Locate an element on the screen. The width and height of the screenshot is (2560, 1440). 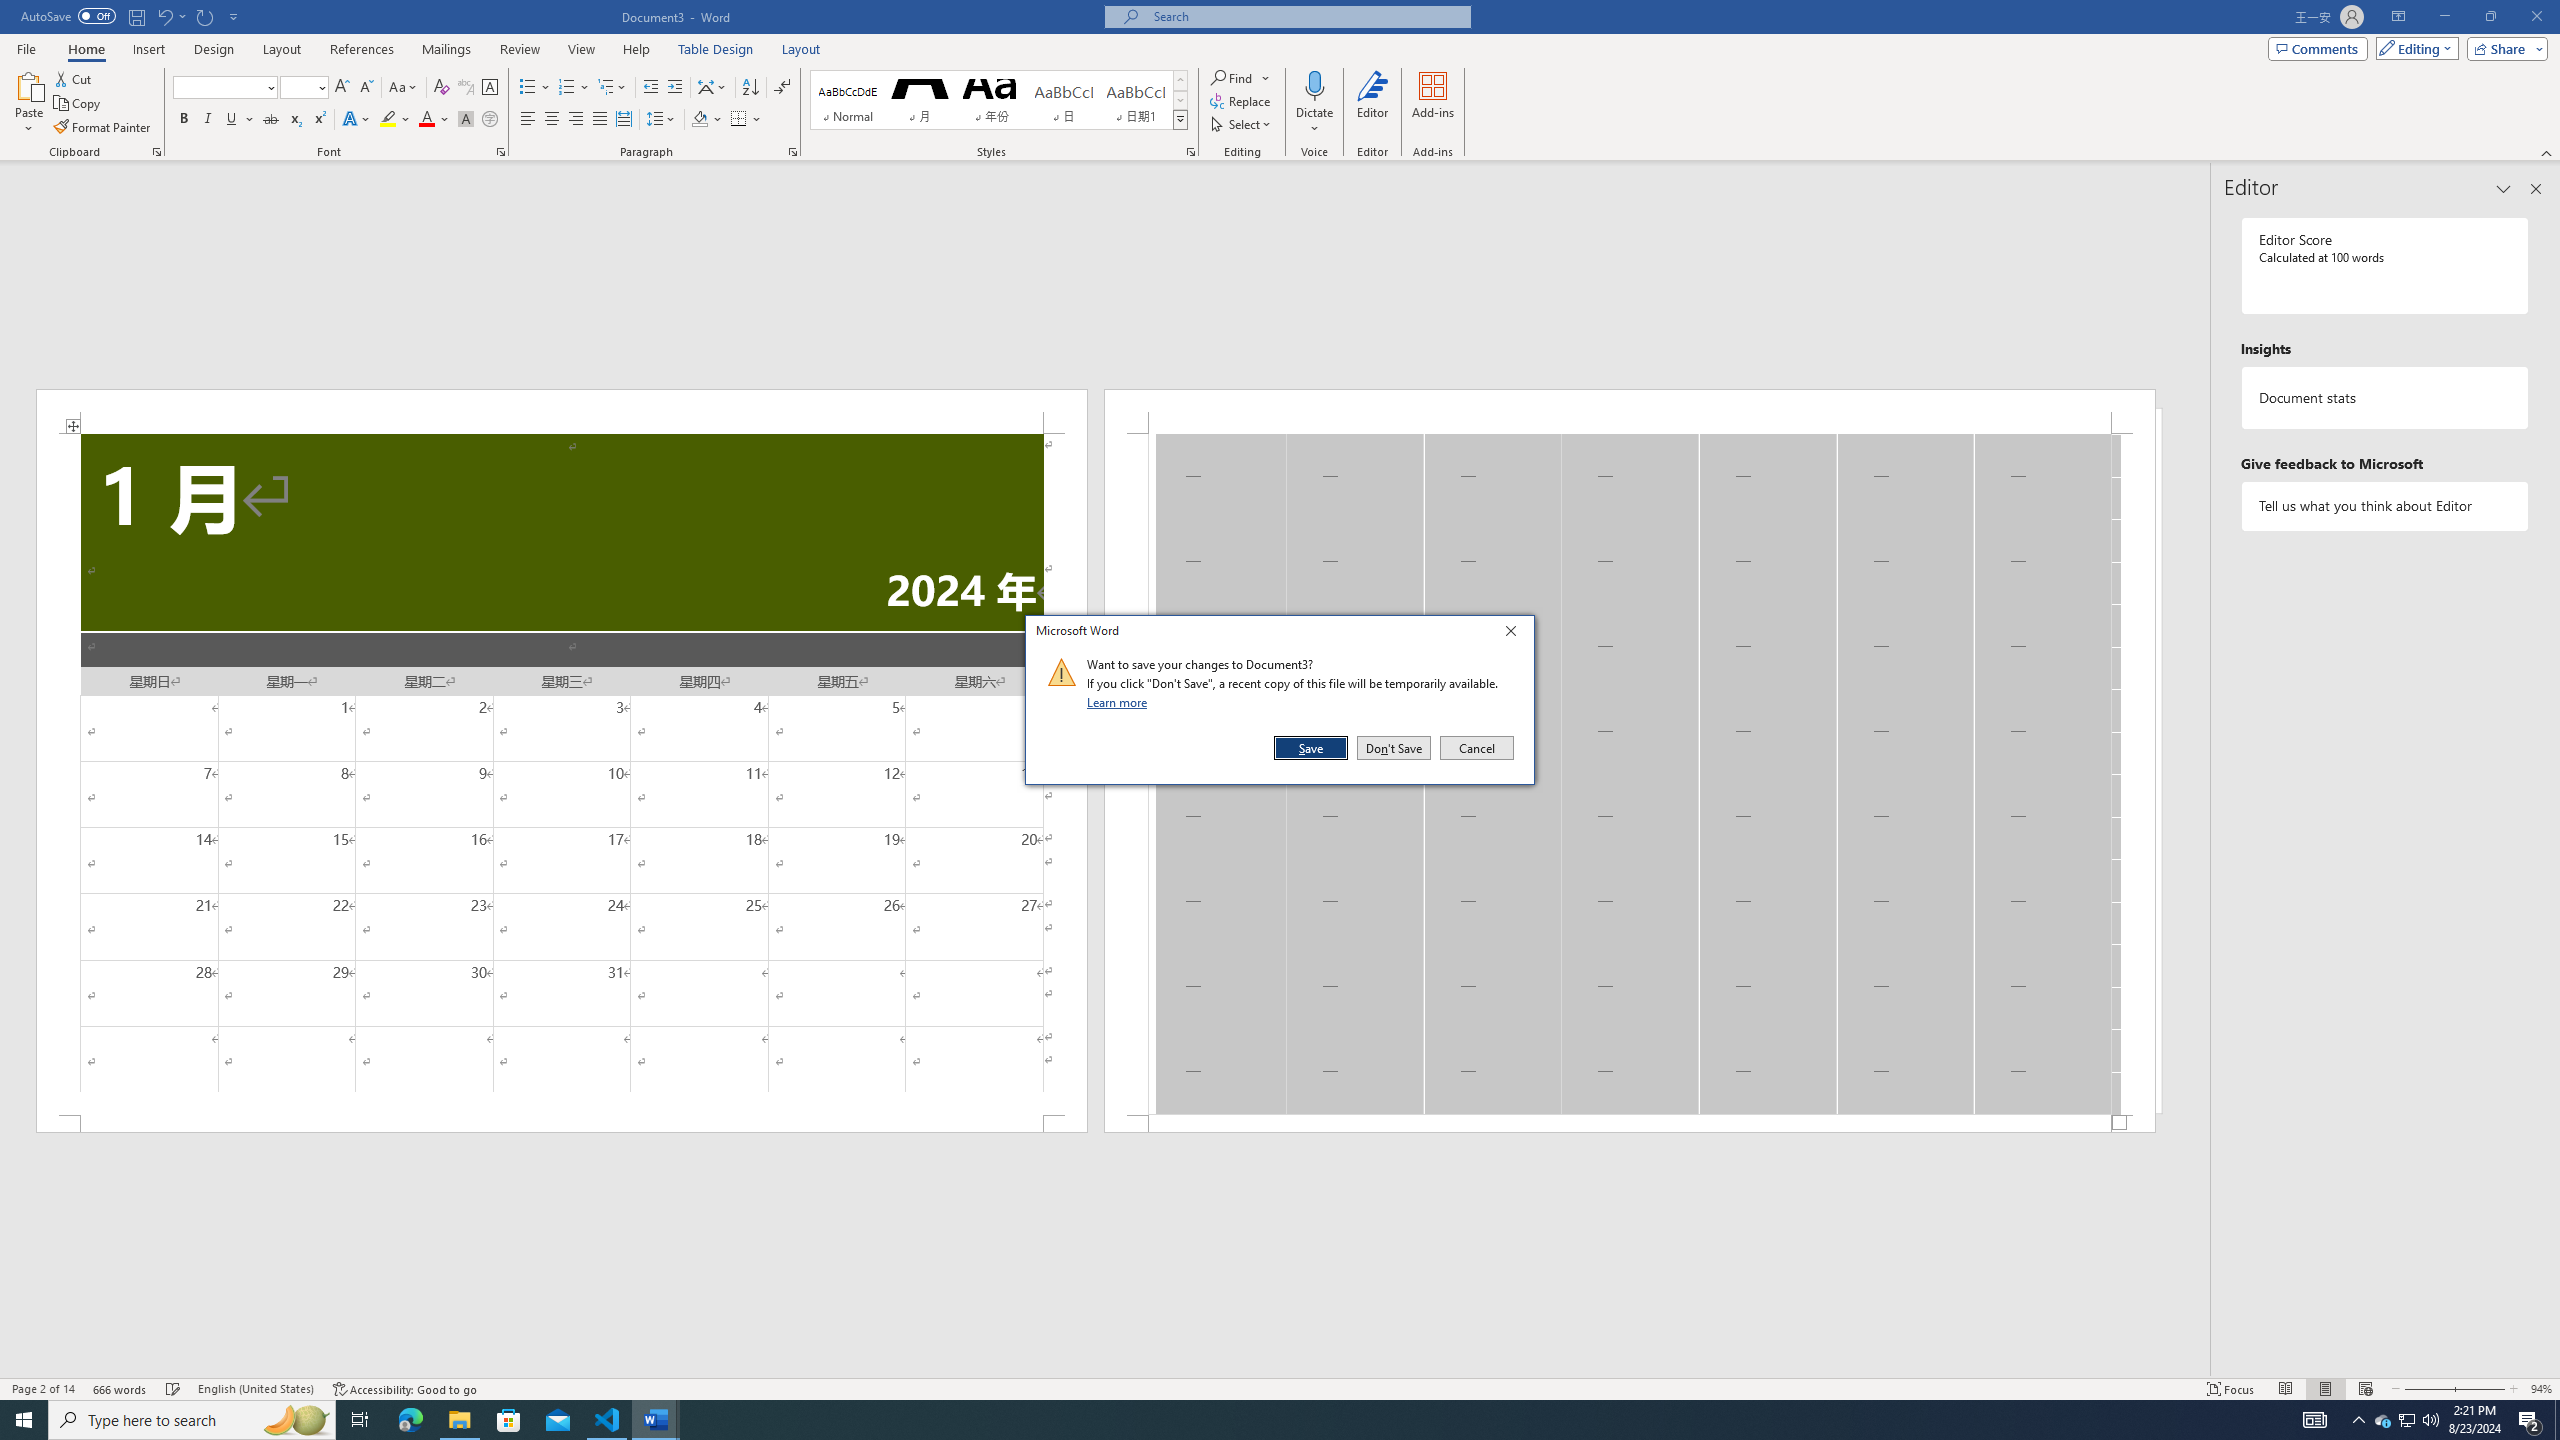
'Word Count 666 words' is located at coordinates (121, 1389).